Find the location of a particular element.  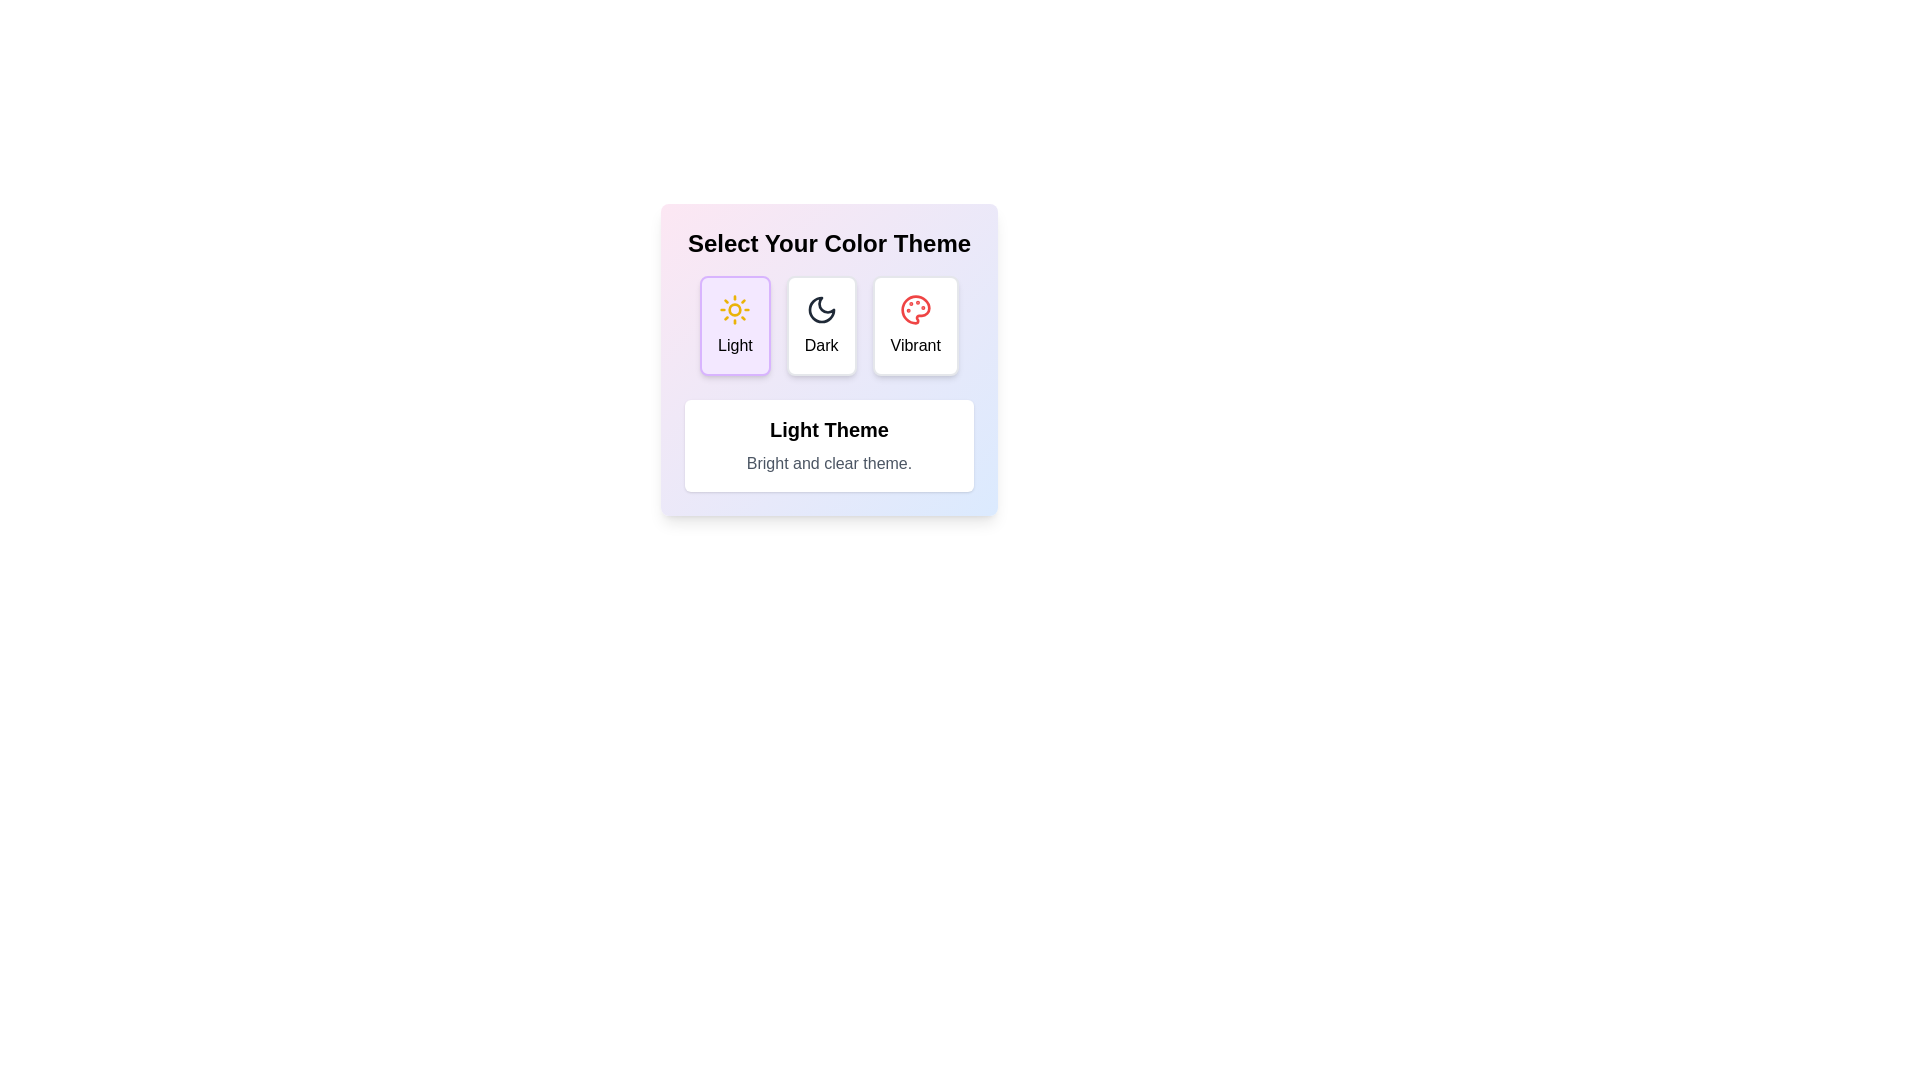

text from the label displaying the word 'Vibrant', which is centrally positioned below the vibrancy icon on the third card in the color theme options is located at coordinates (914, 345).